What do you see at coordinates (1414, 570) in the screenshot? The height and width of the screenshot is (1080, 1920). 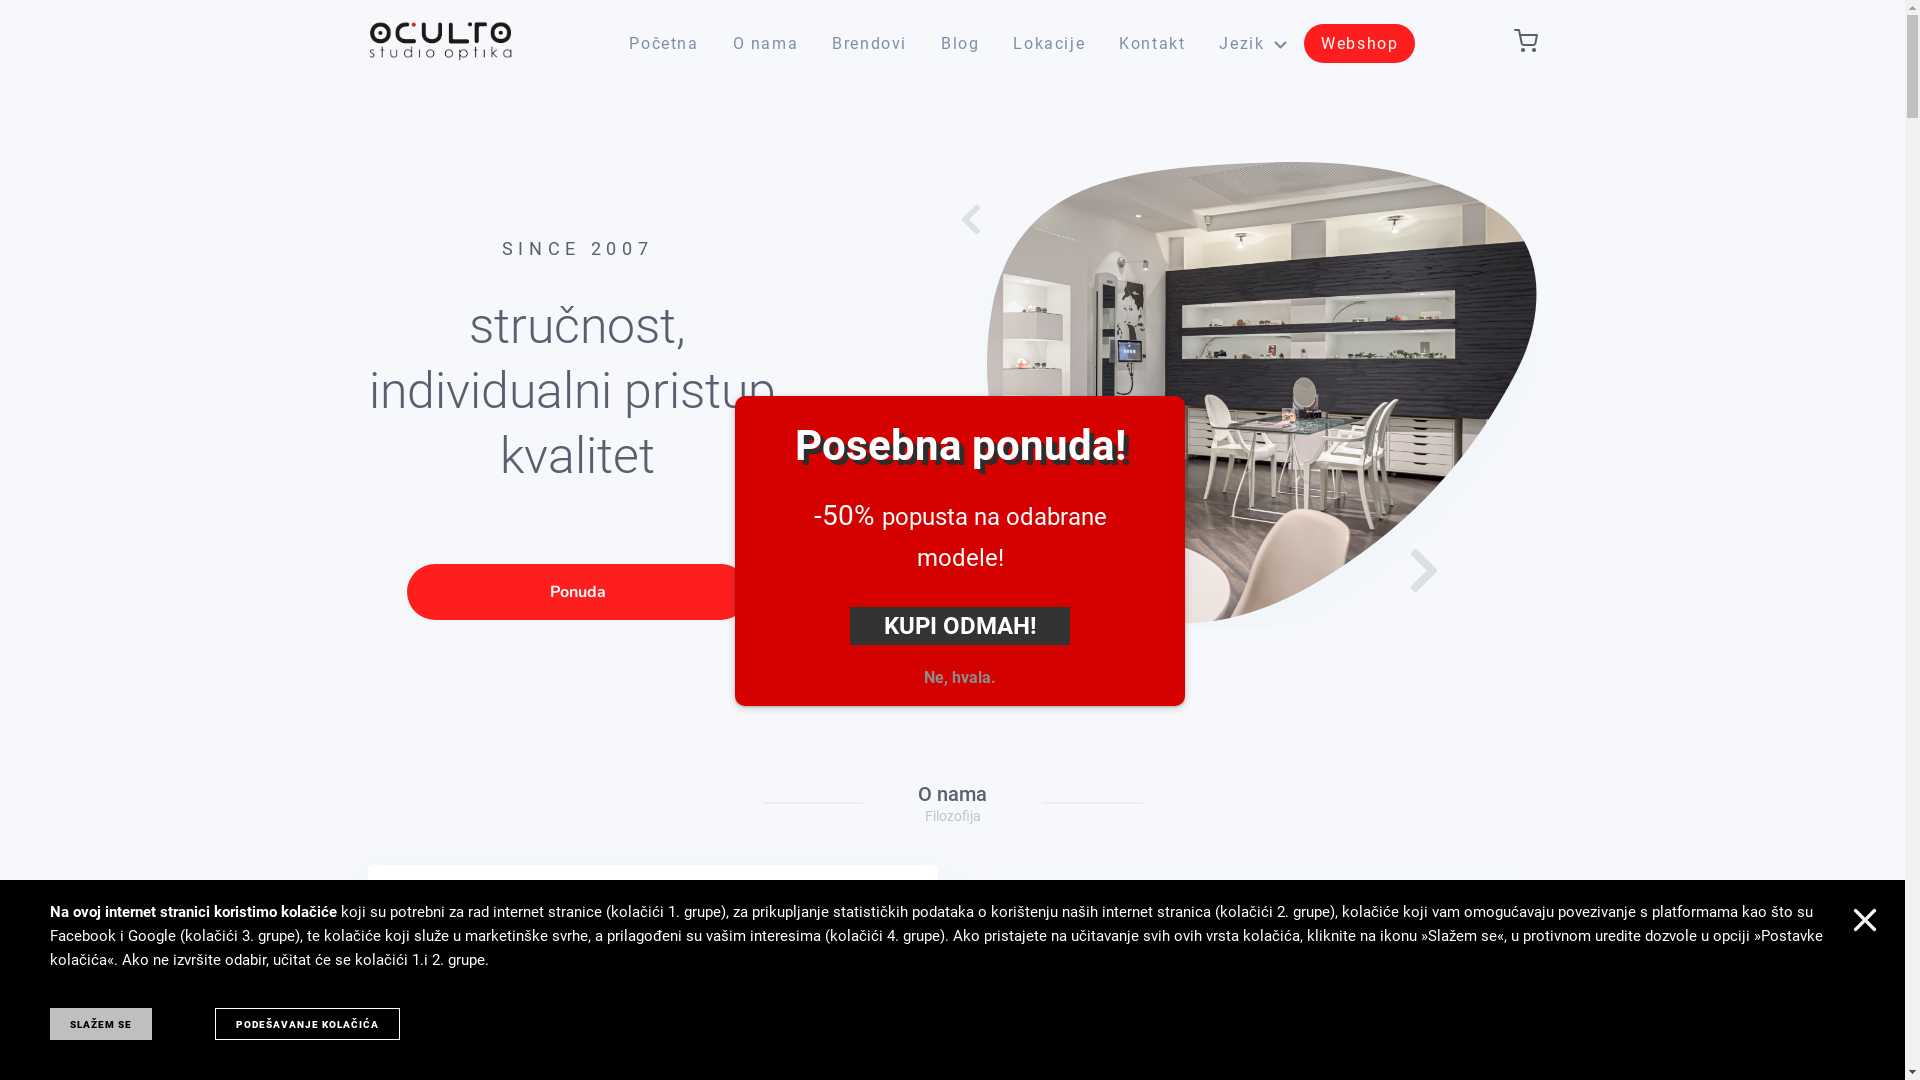 I see `'Arrow Rigfht Slider'` at bounding box center [1414, 570].